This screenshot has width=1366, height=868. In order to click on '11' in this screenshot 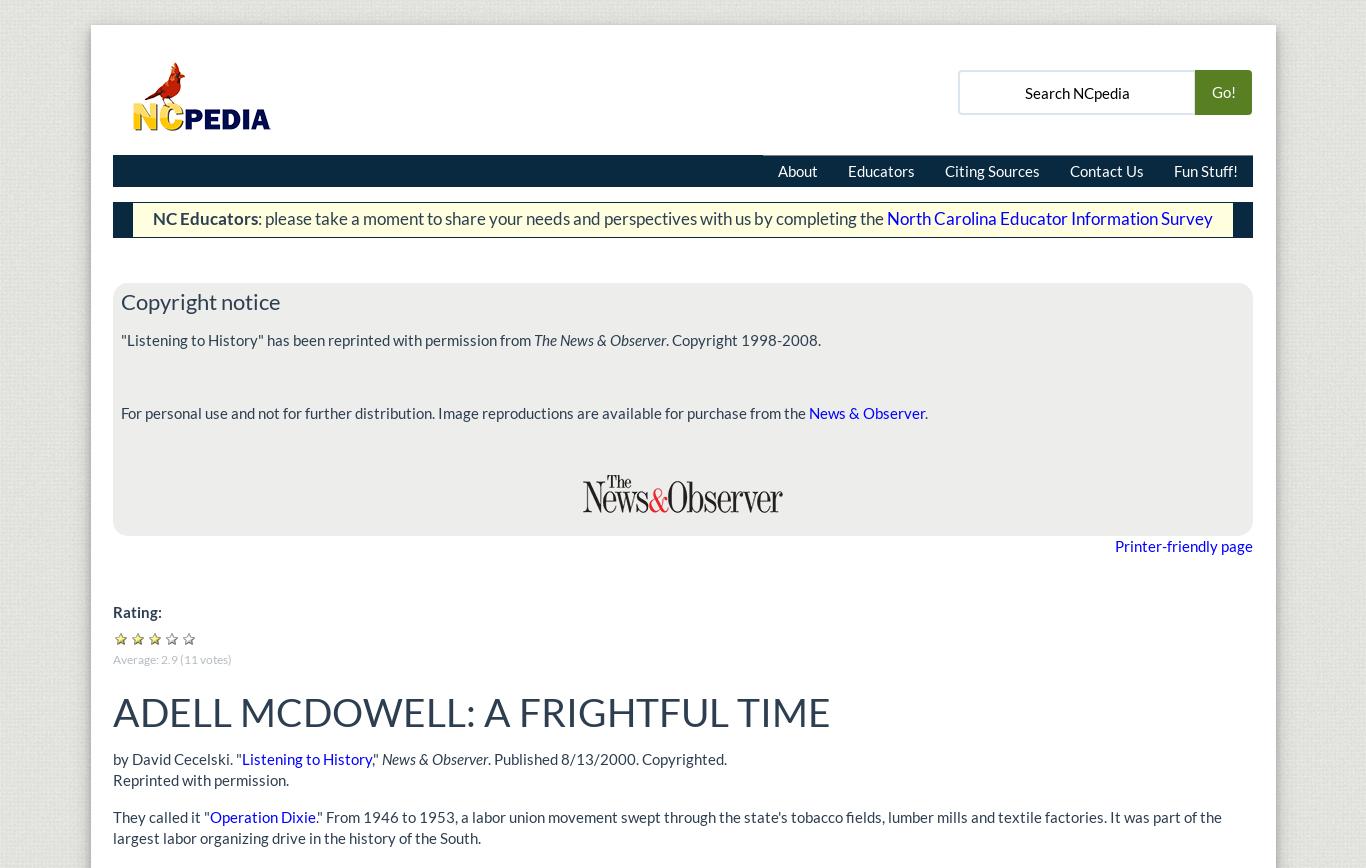, I will do `click(189, 659)`.